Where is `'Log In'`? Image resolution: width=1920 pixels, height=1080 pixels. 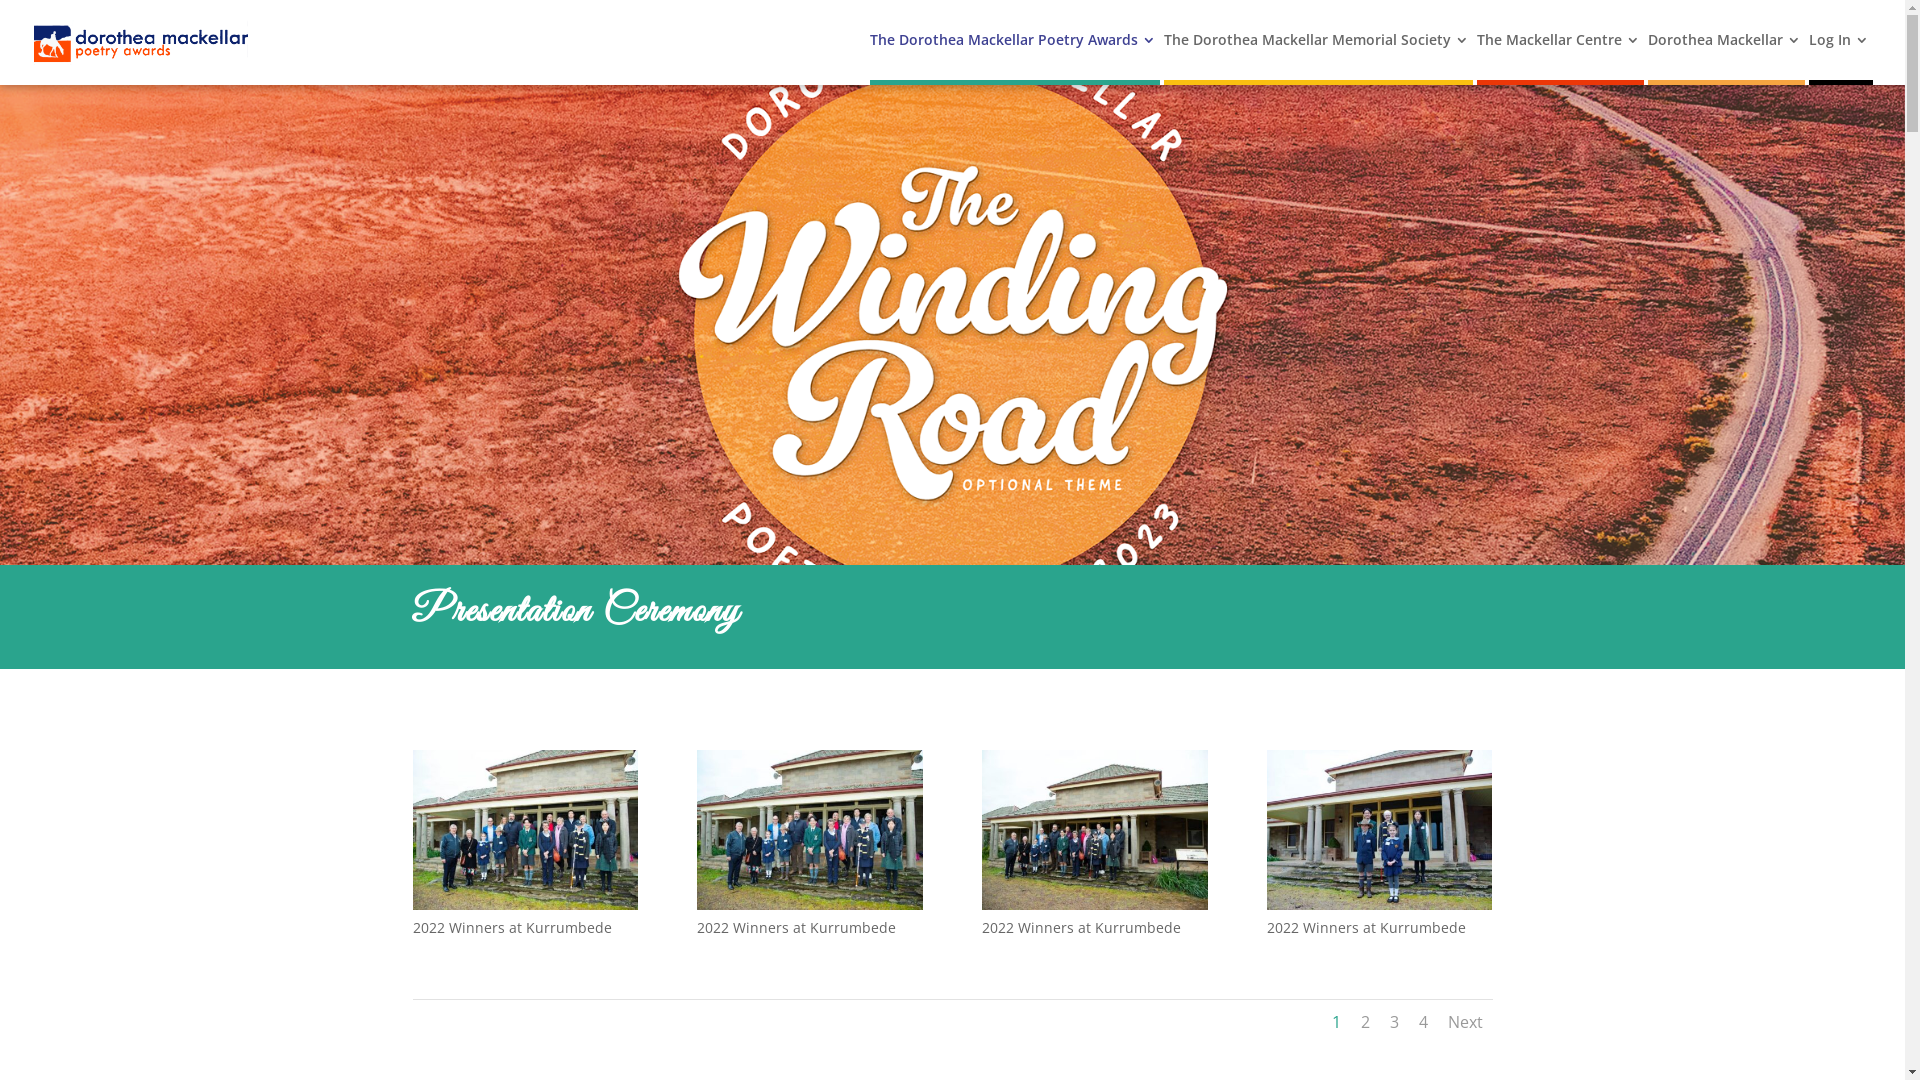 'Log In' is located at coordinates (1809, 55).